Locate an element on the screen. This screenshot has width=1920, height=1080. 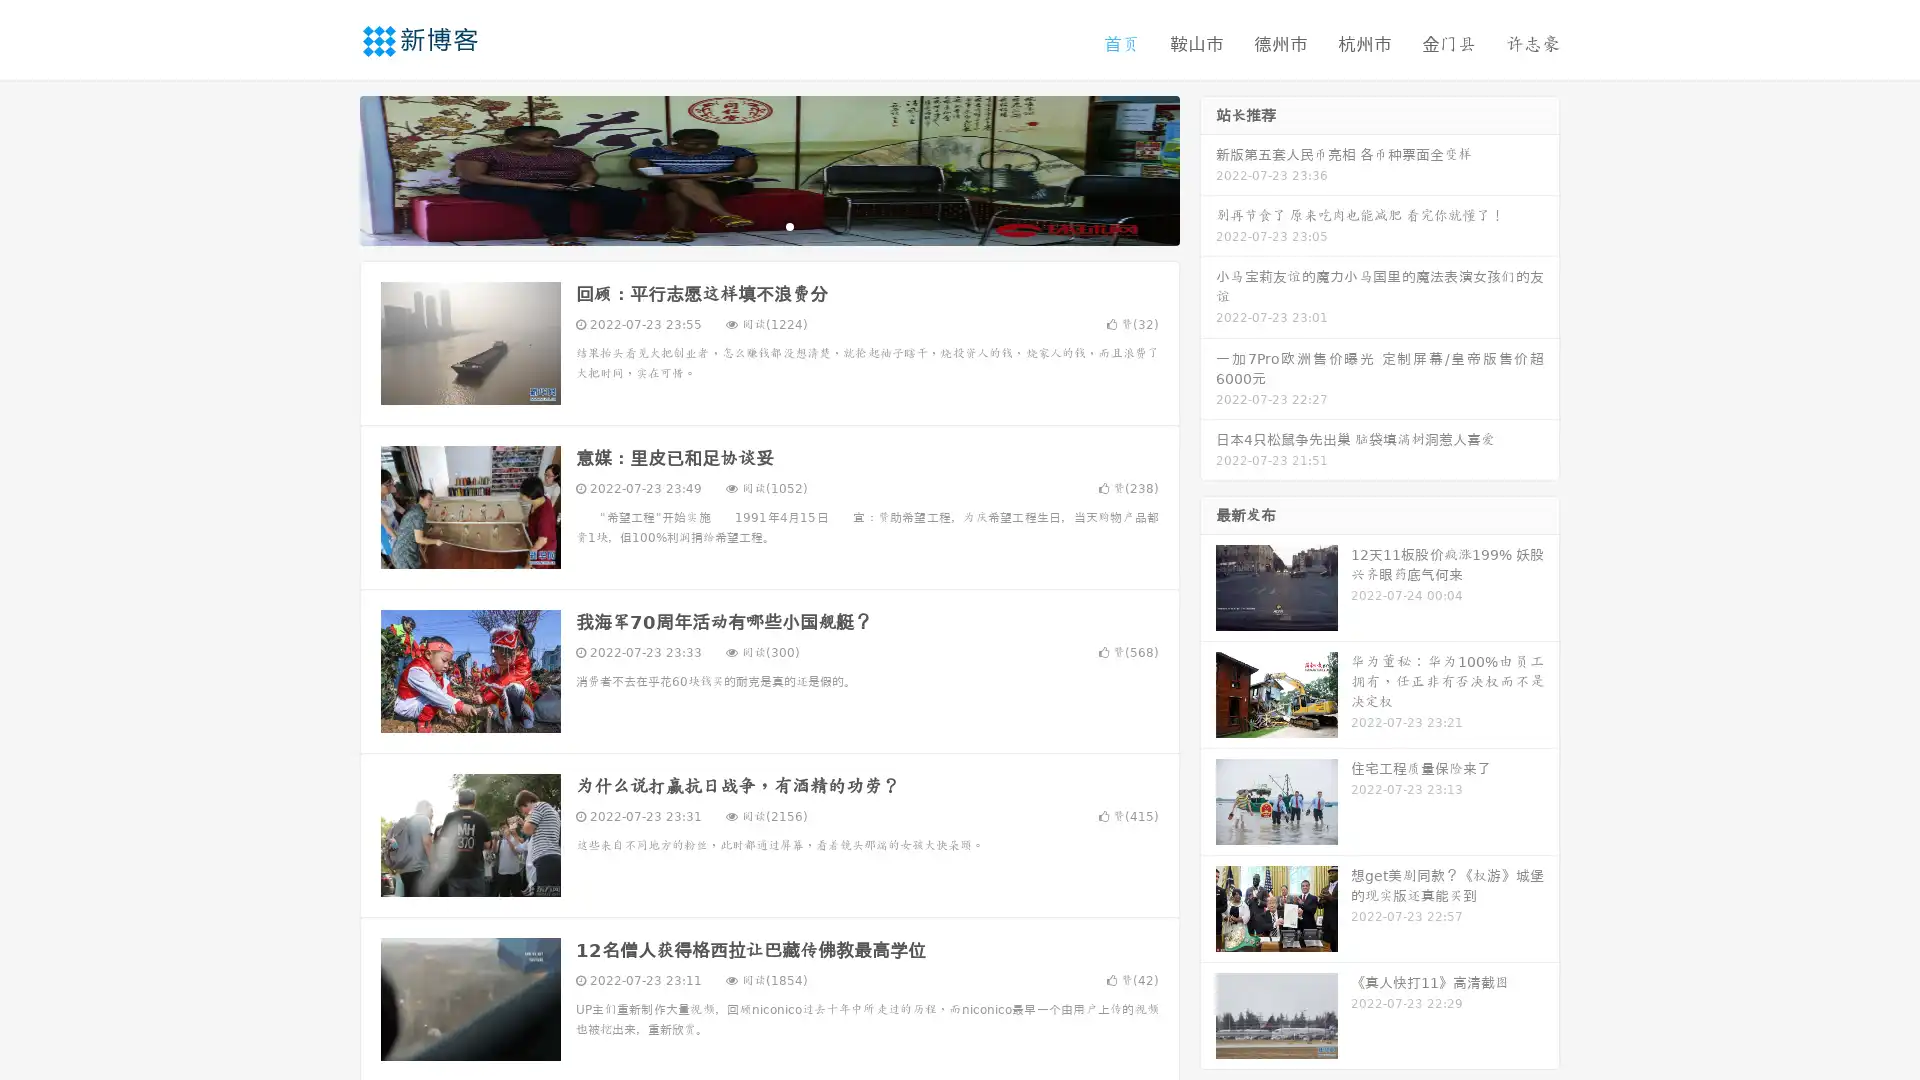
Go to slide 2 is located at coordinates (768, 225).